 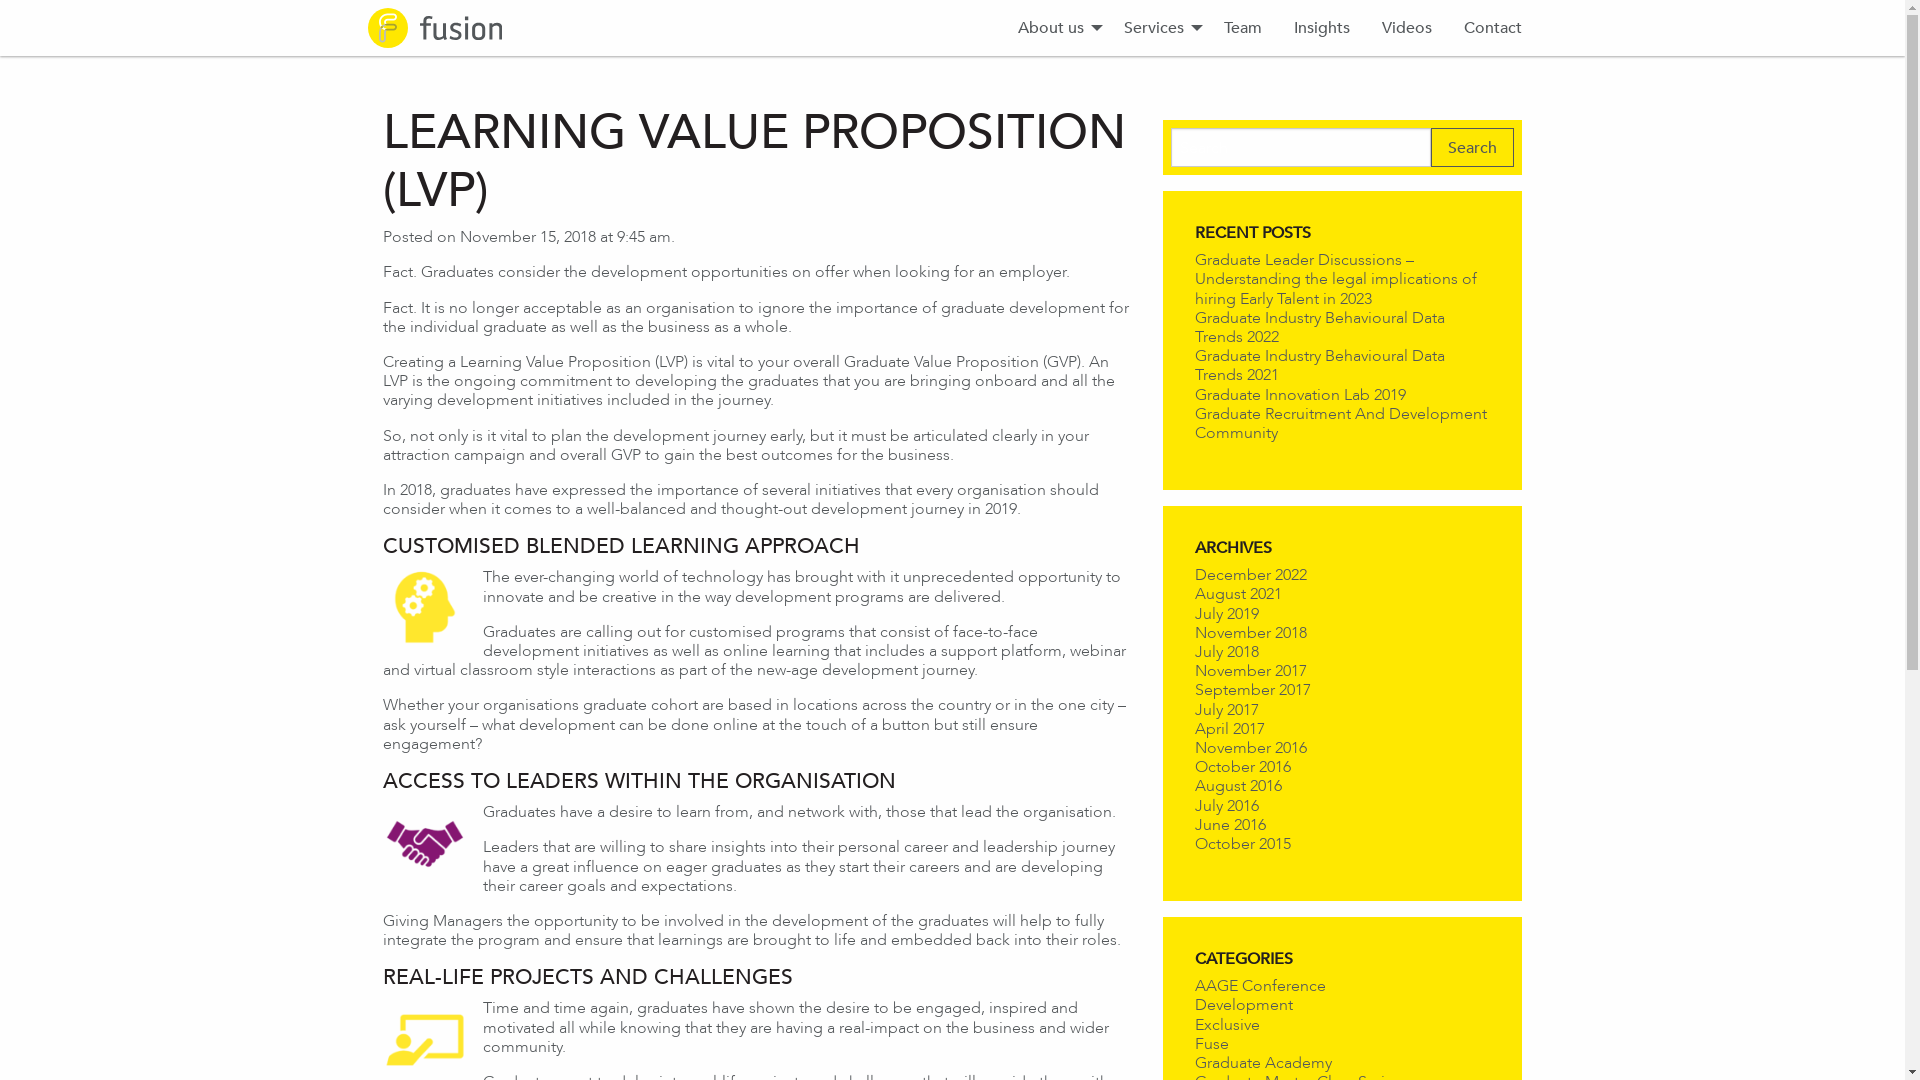 I want to click on 'Development', so click(x=1242, y=1004).